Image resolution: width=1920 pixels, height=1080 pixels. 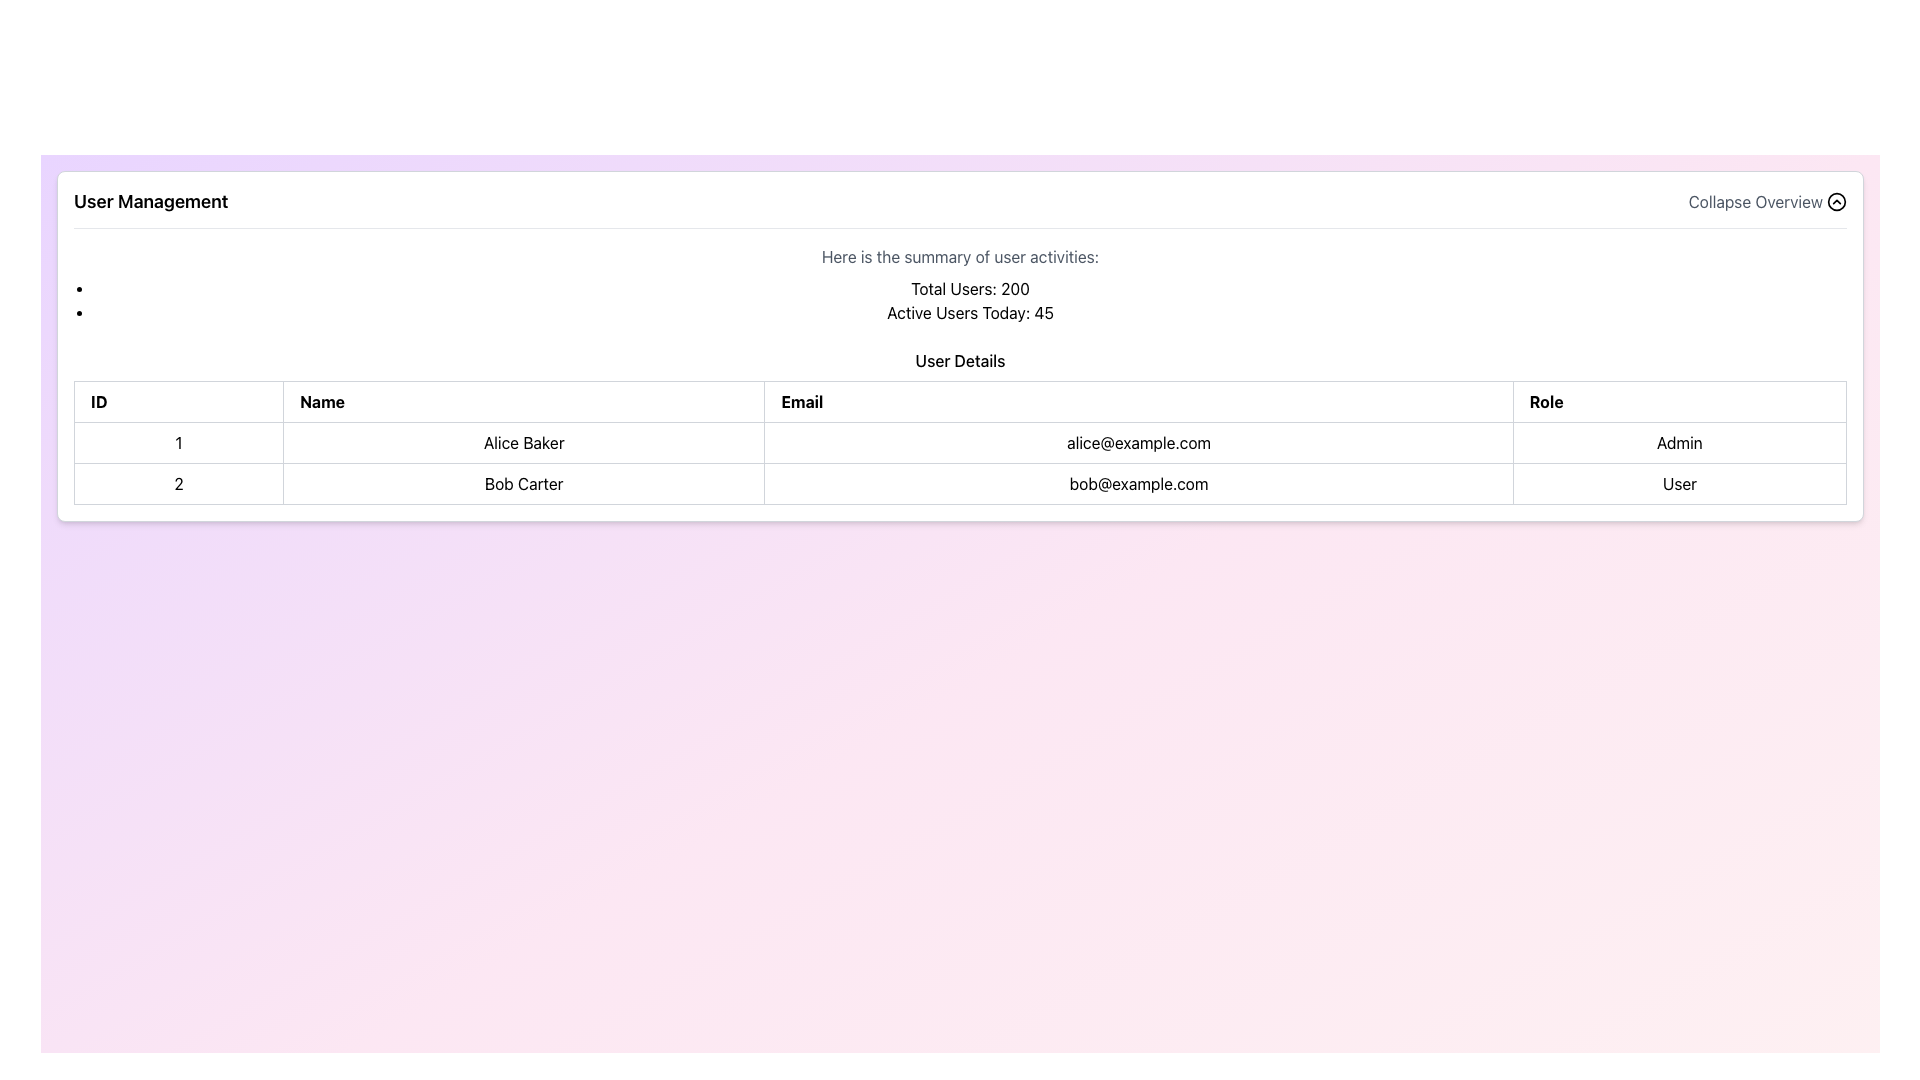 What do you see at coordinates (960, 483) in the screenshot?
I see `the second row of the 'User Details' section table, which contains the cells with '2', 'Bob Carter', 'bob@example.com', and 'User'` at bounding box center [960, 483].